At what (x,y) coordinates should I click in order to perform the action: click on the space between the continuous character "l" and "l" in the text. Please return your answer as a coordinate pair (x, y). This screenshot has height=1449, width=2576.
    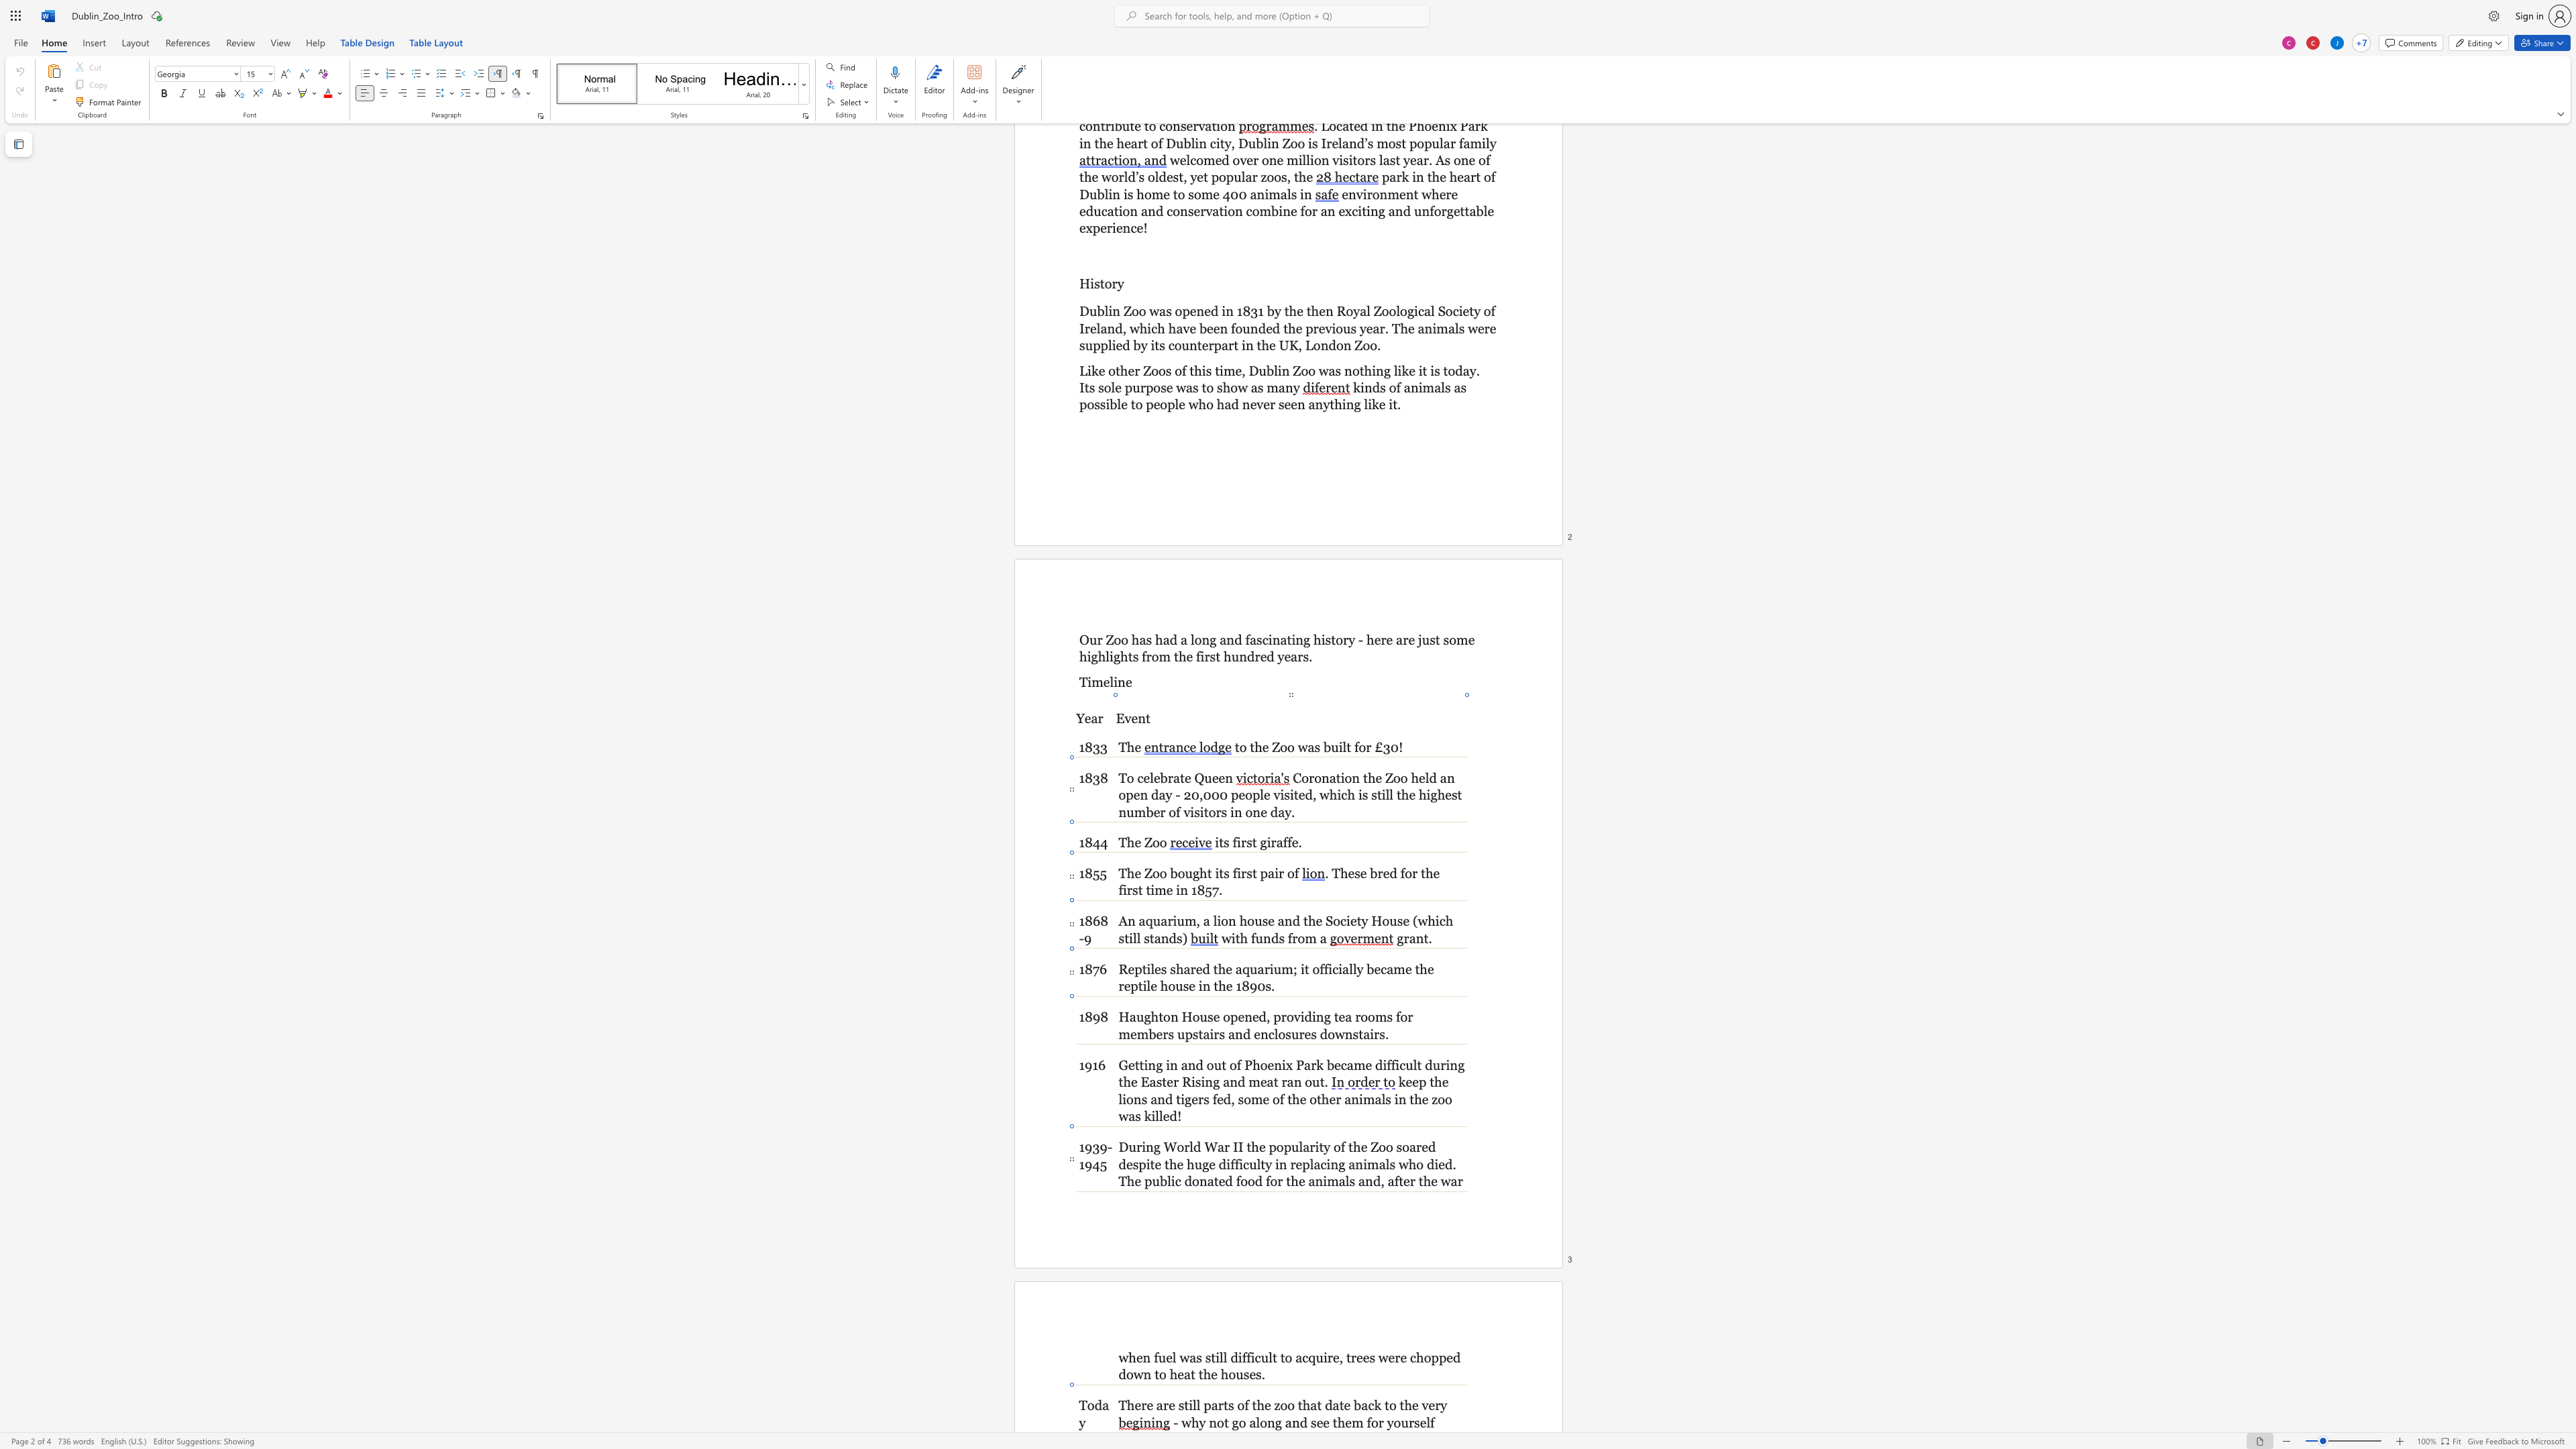
    Looking at the image, I should click on (1223, 1356).